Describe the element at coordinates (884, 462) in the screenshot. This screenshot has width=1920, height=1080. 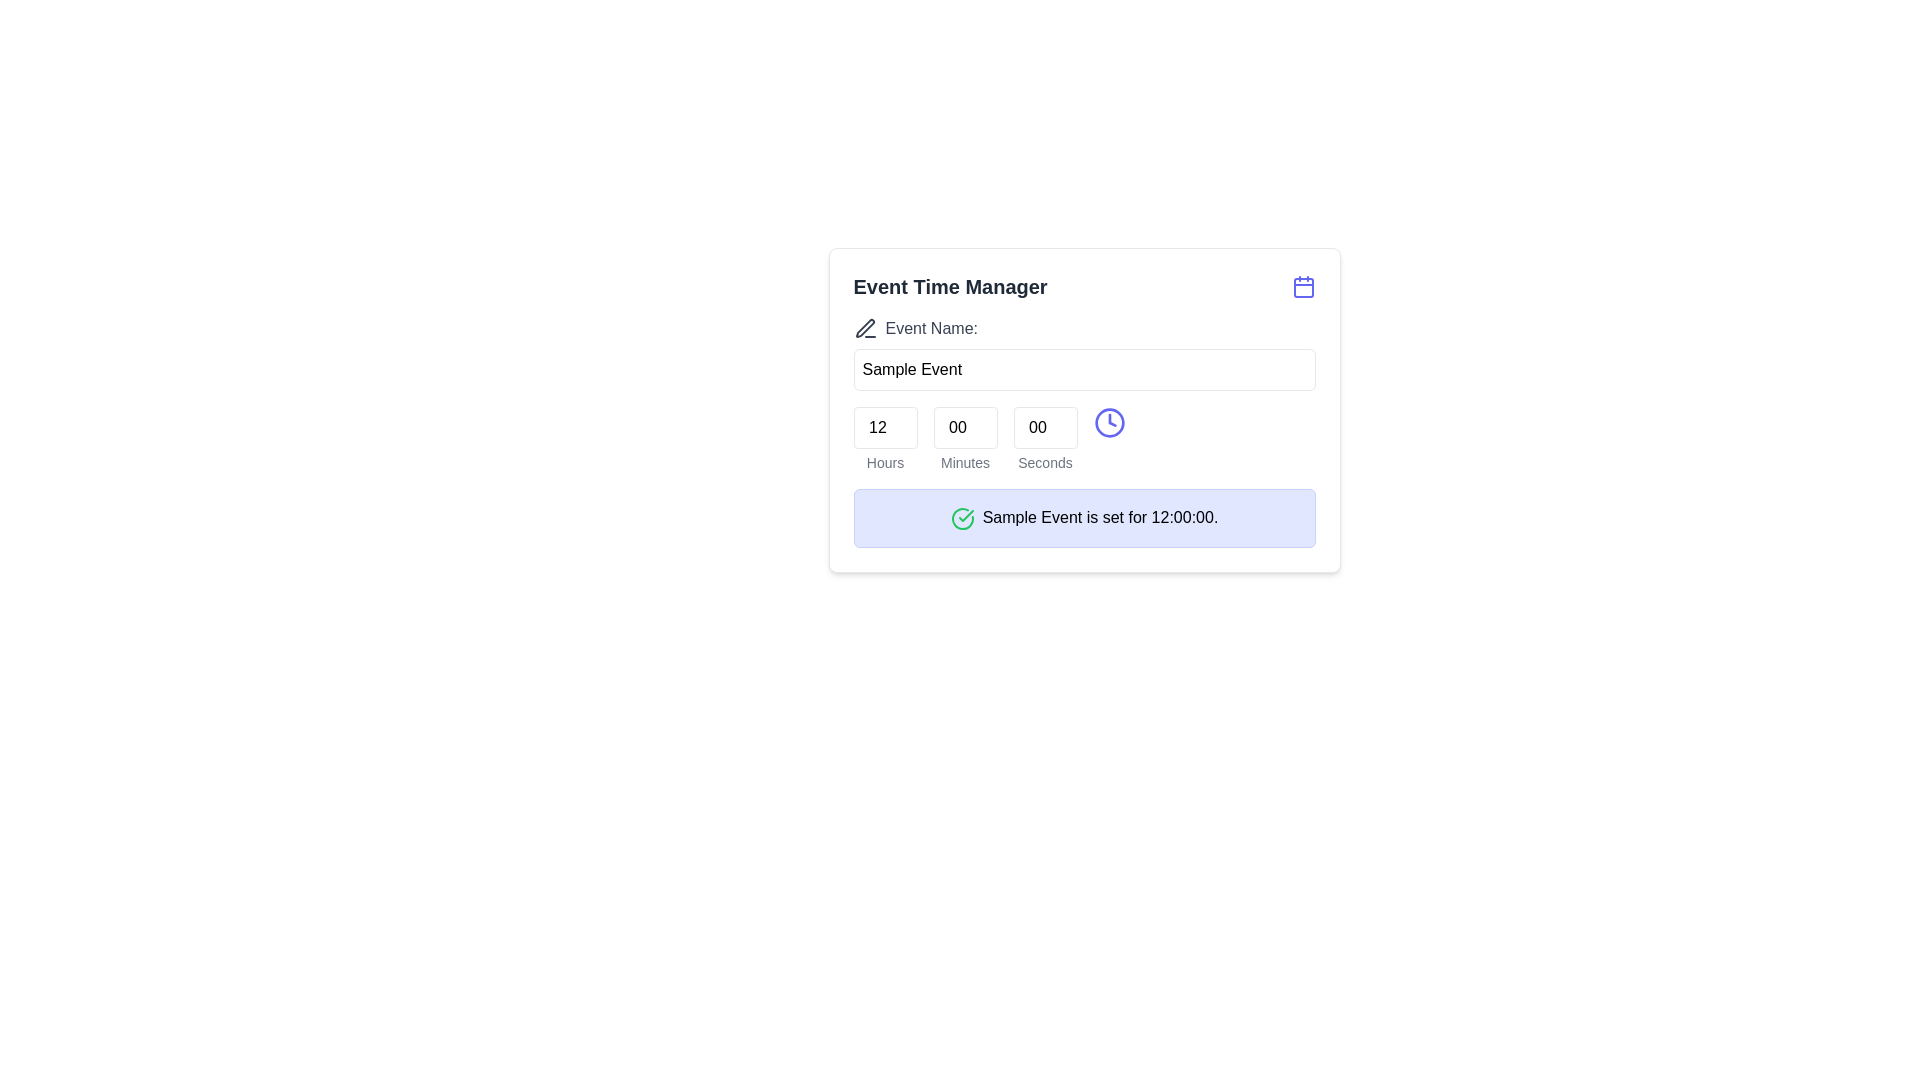
I see `'Hours' label which is a small gray text located below the numeric input box for hours in the time-input section of the UI` at that location.